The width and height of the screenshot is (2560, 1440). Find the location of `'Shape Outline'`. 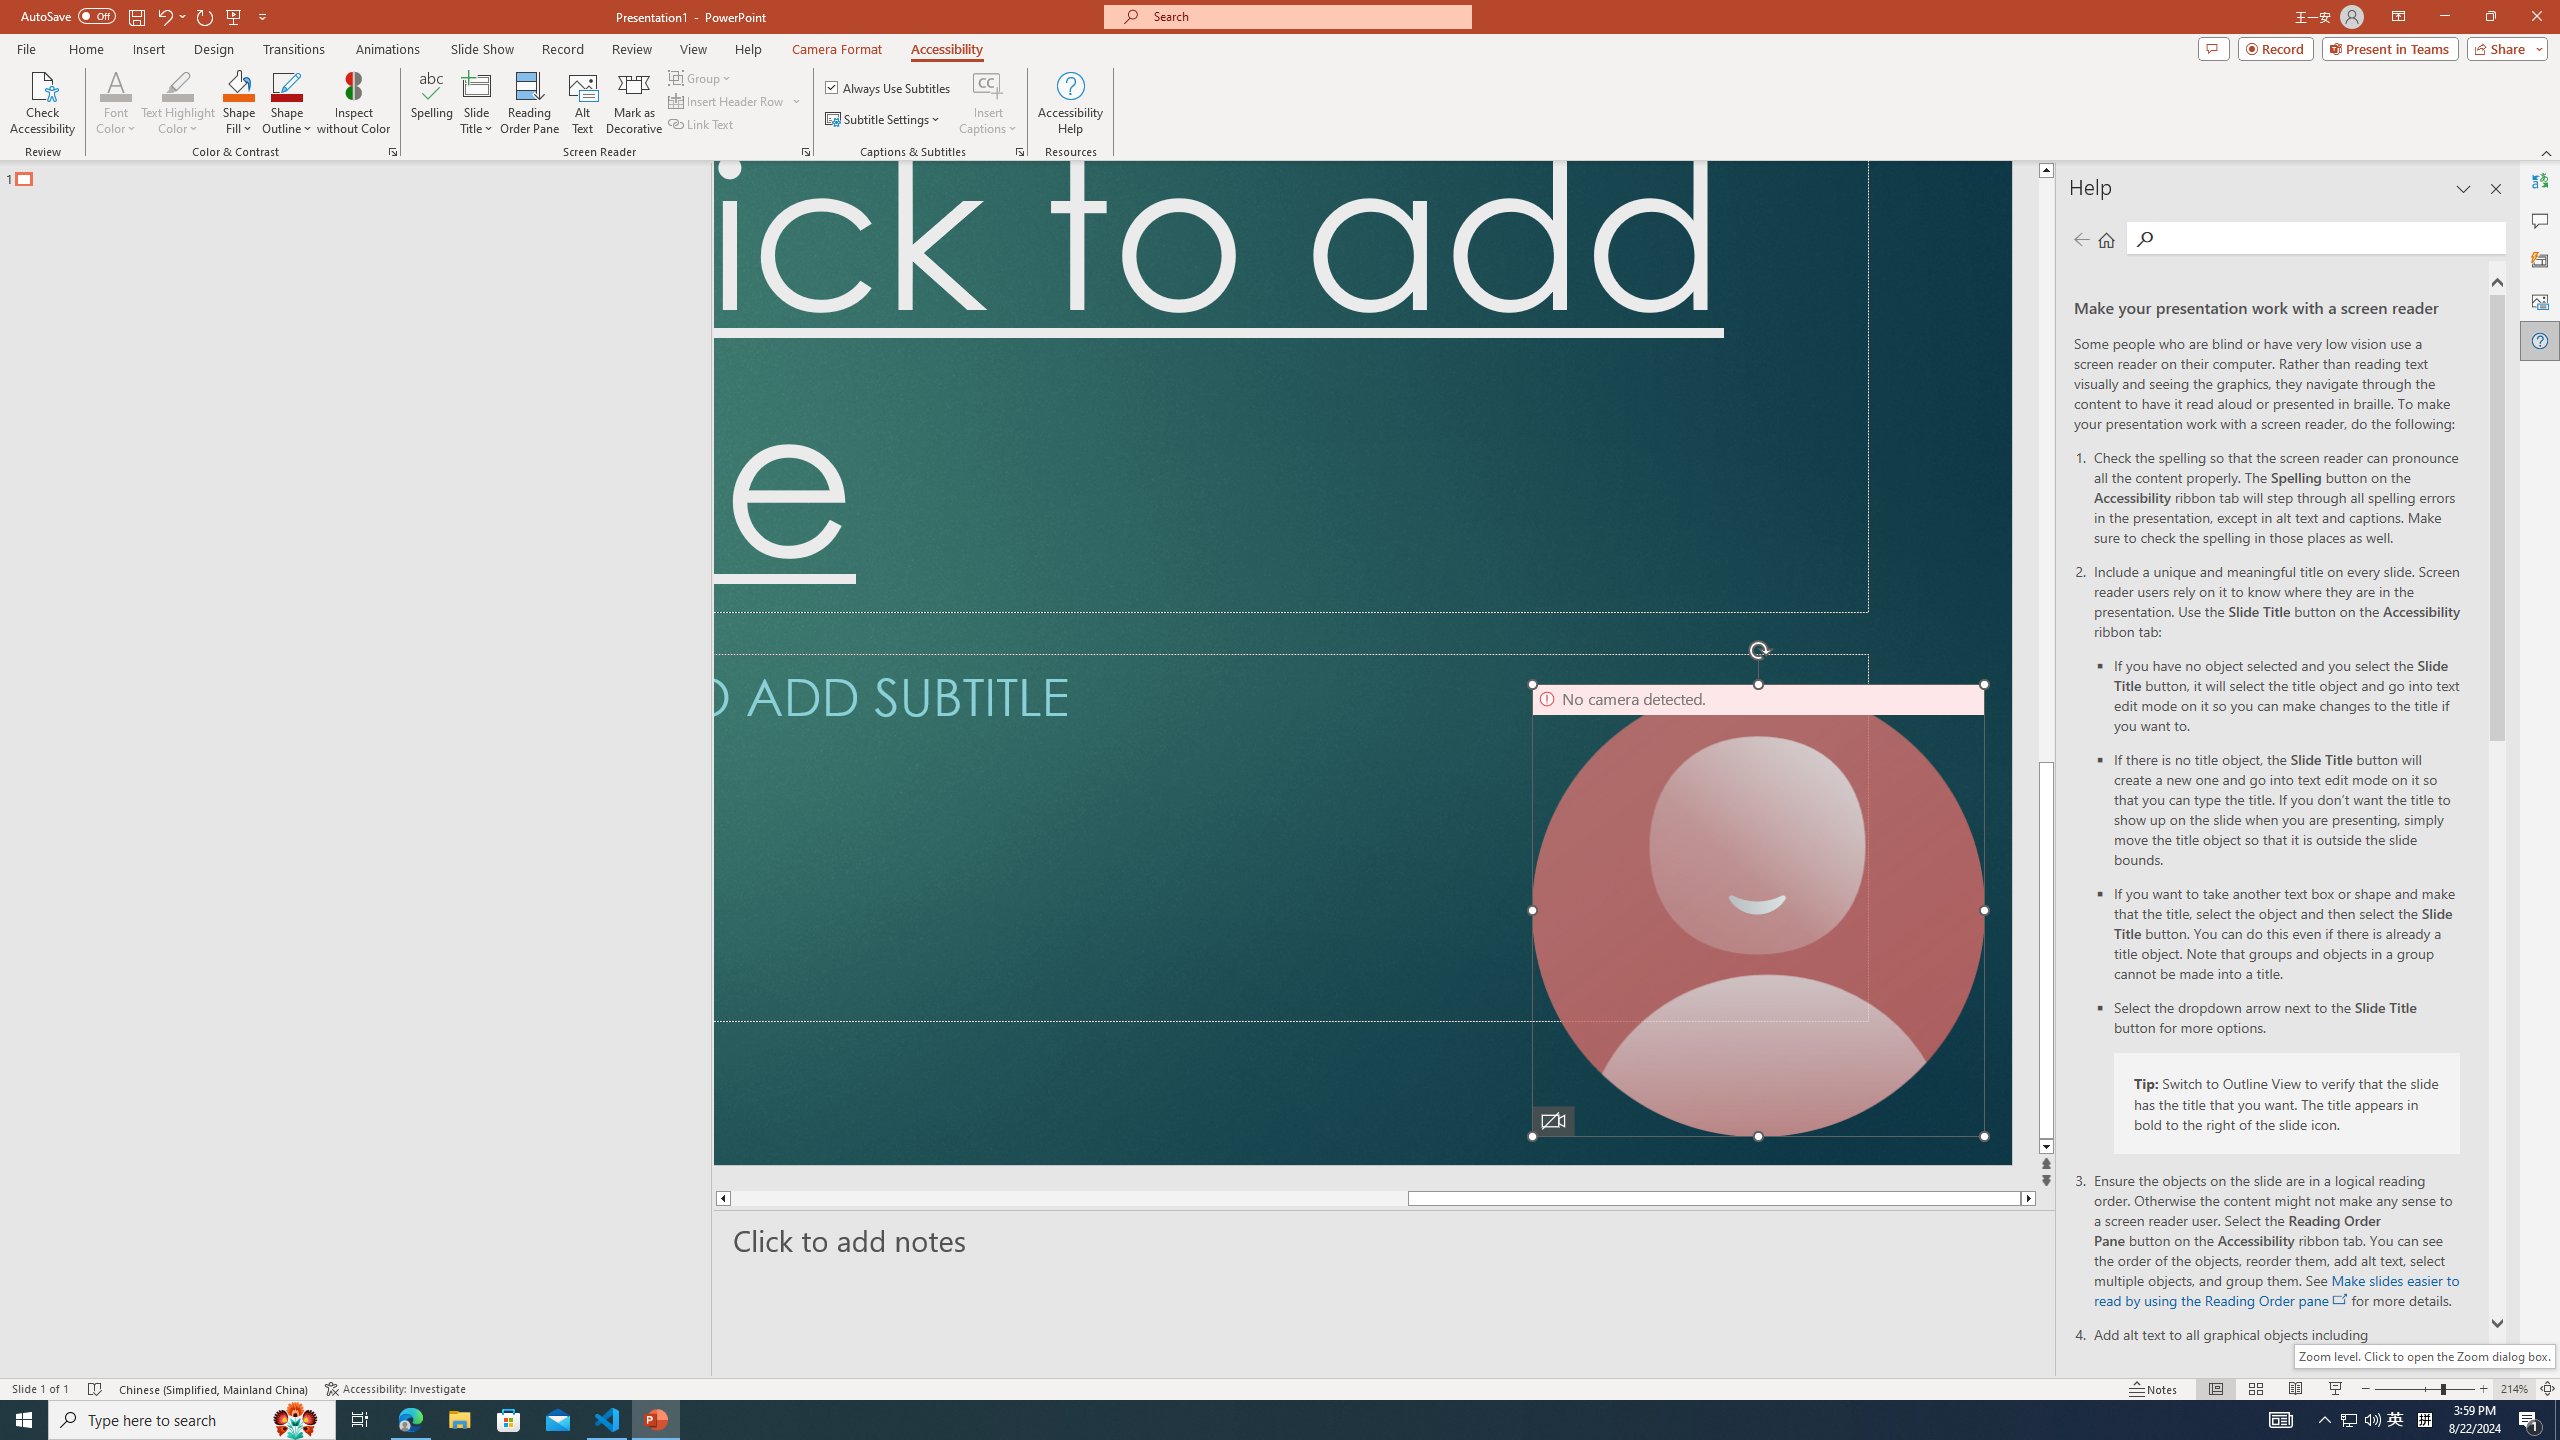

'Shape Outline' is located at coordinates (288, 103).